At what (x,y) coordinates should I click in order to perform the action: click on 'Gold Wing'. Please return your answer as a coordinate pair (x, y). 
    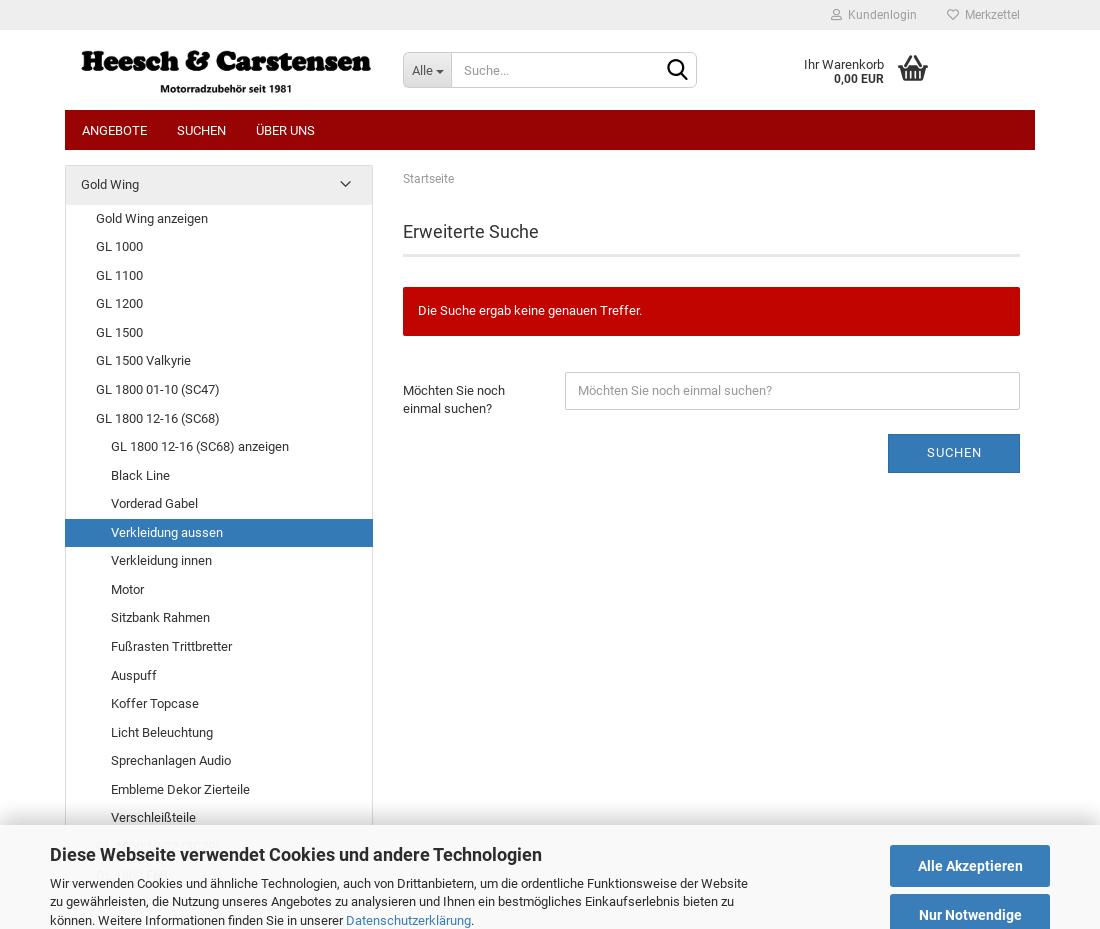
    Looking at the image, I should click on (110, 184).